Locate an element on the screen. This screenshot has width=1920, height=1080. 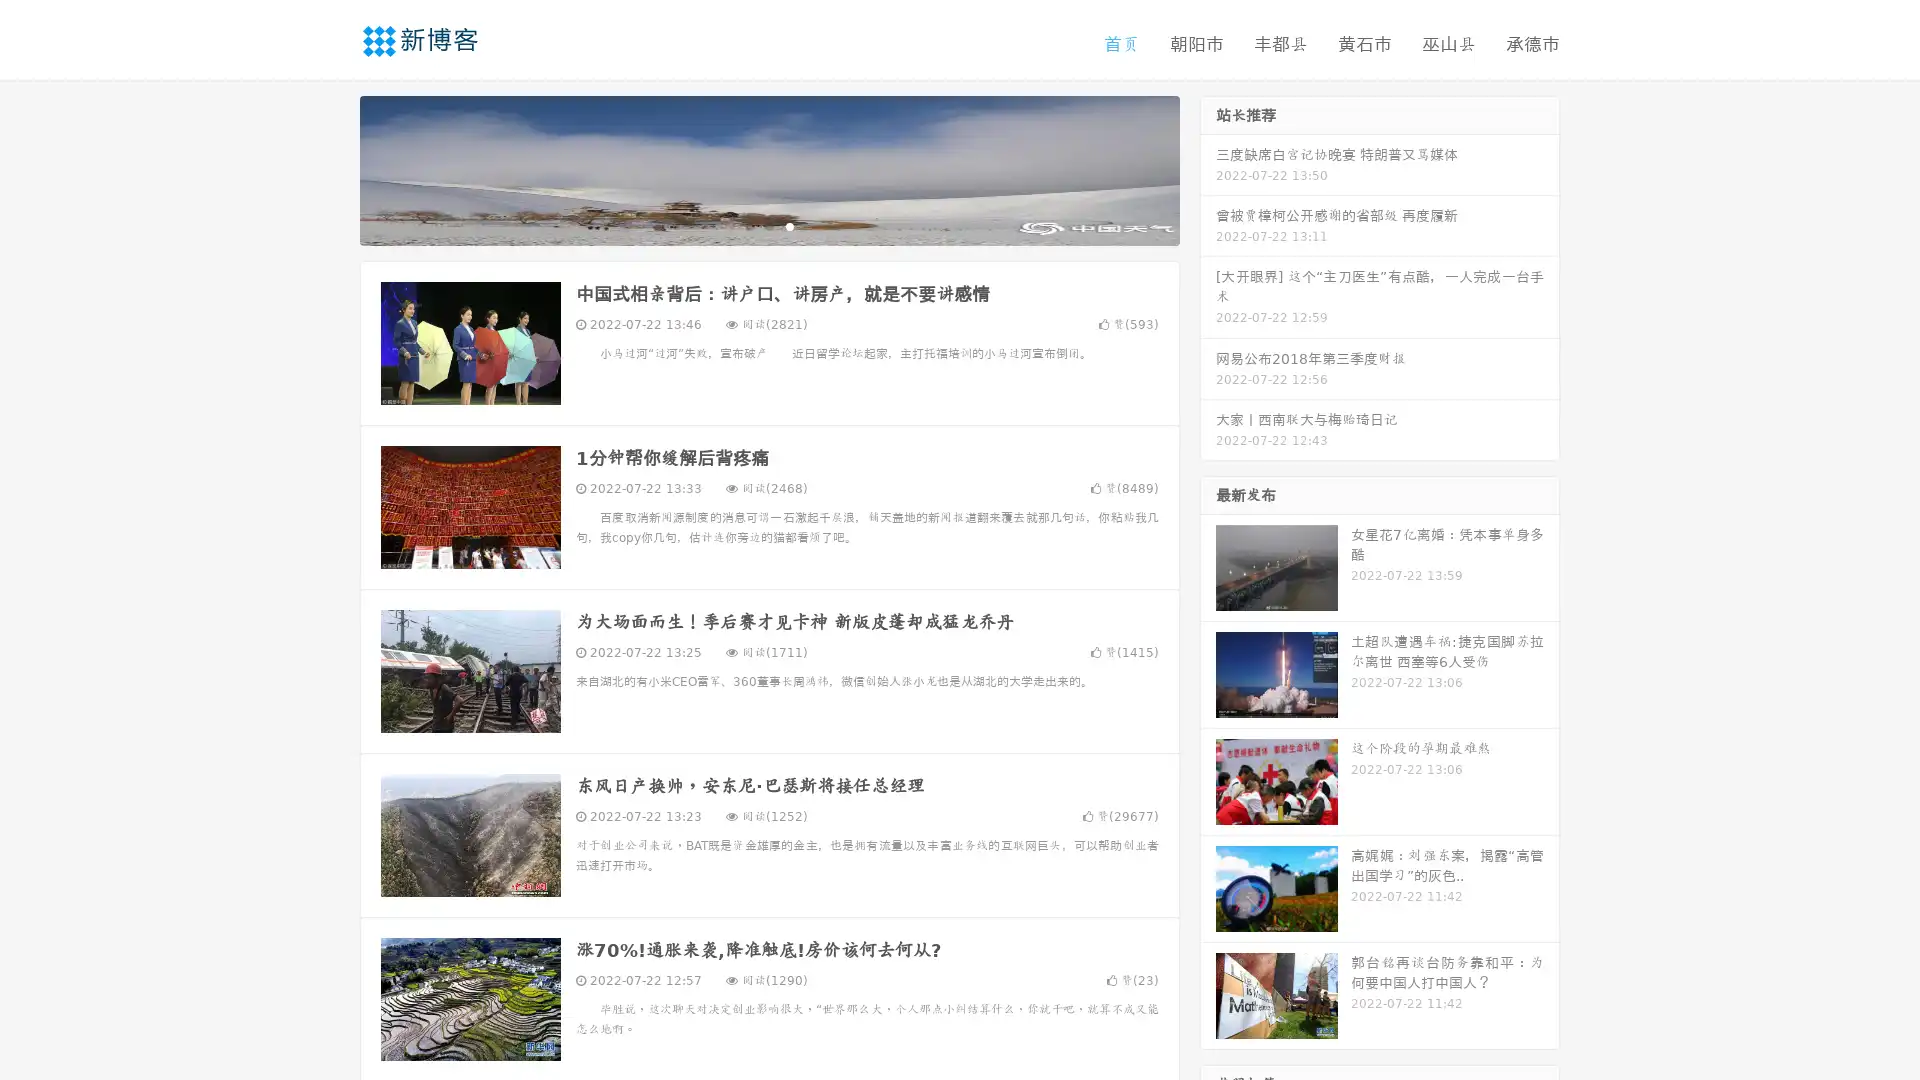
Go to slide 1 is located at coordinates (748, 225).